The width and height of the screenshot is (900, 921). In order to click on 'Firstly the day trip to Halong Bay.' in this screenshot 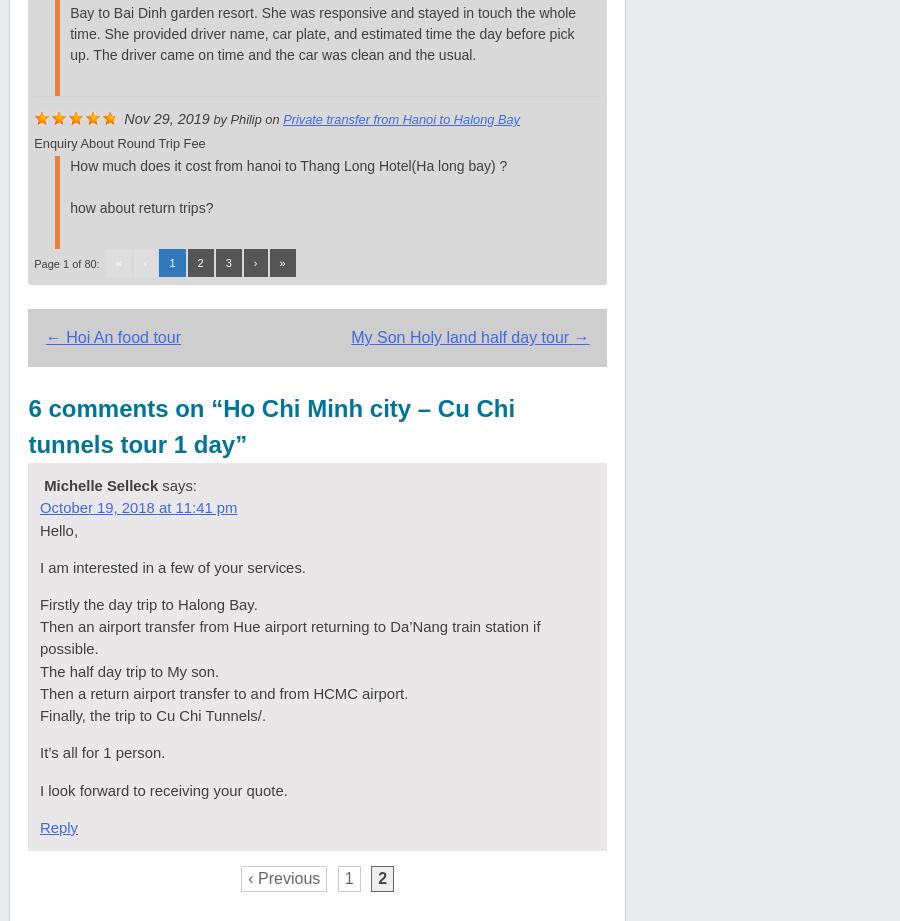, I will do `click(148, 602)`.